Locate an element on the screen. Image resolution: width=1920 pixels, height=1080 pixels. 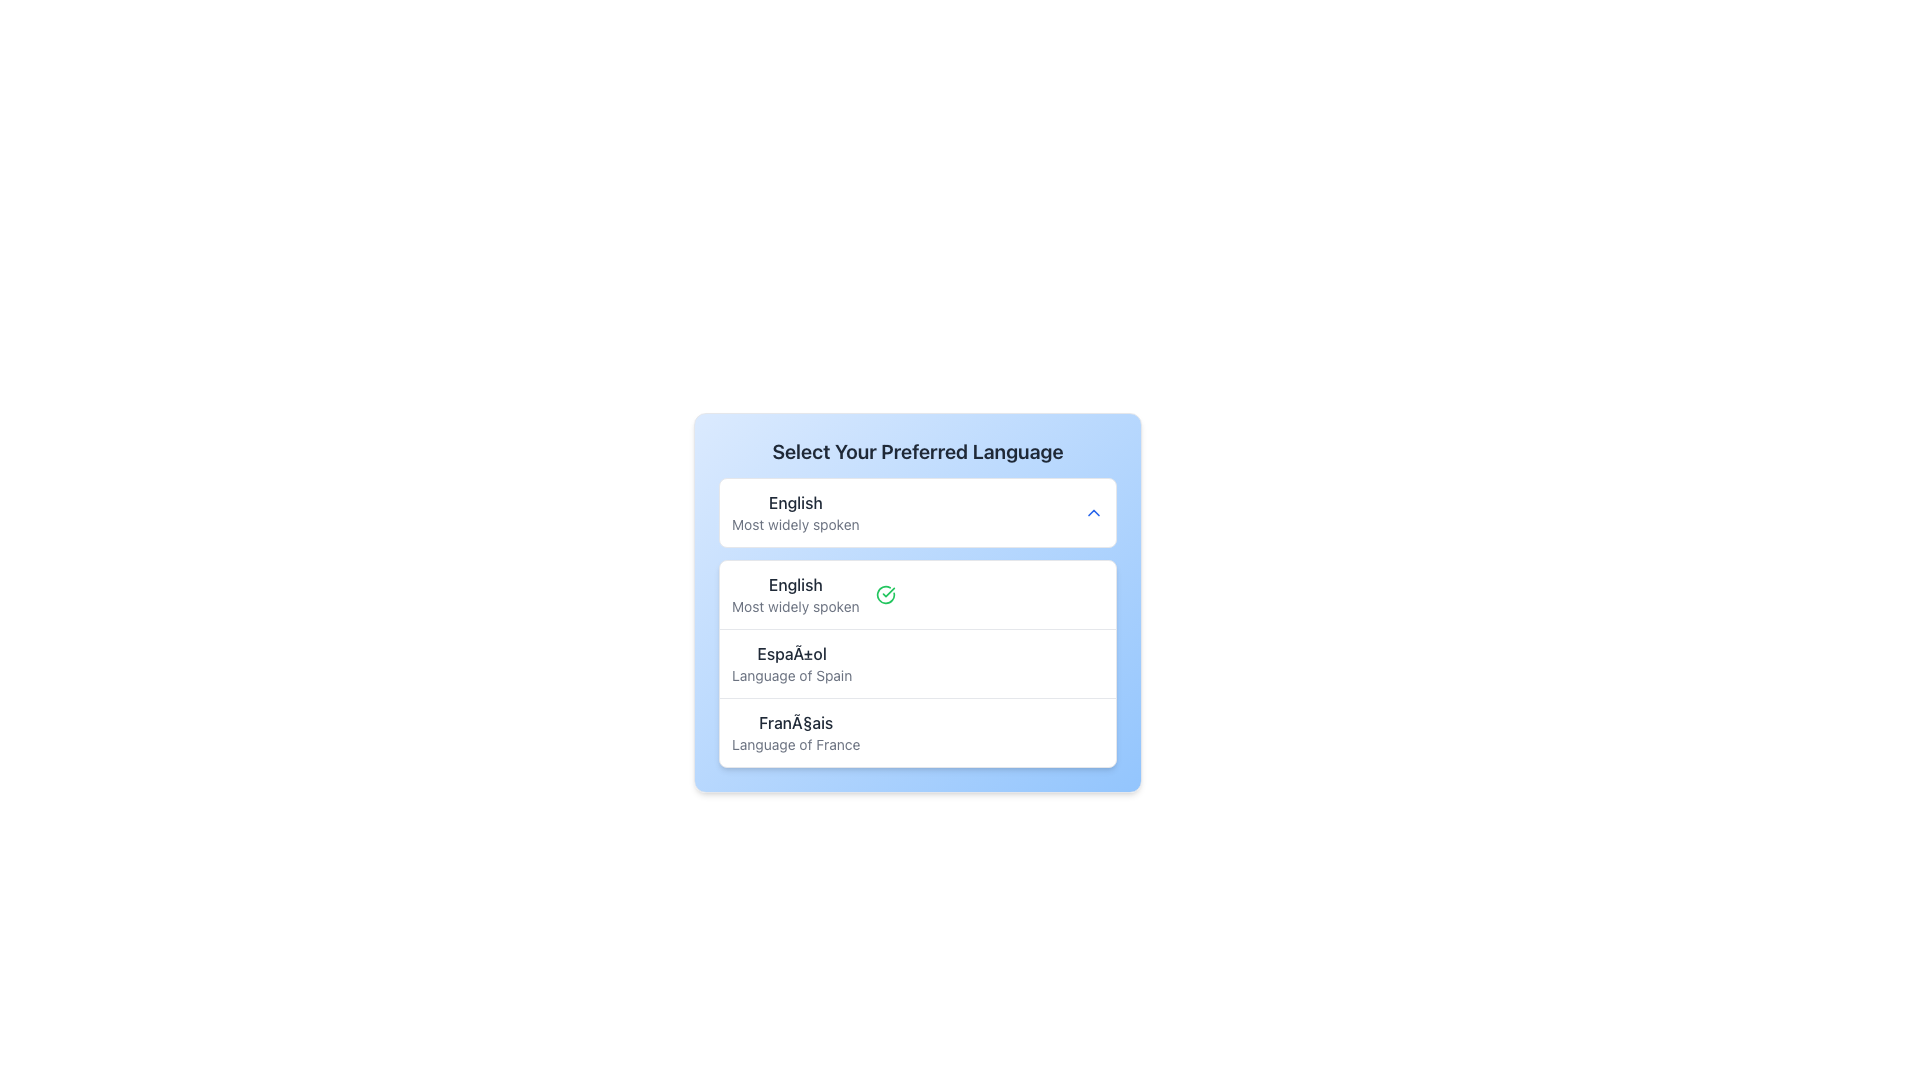
the List item for 'Español' is located at coordinates (916, 663).